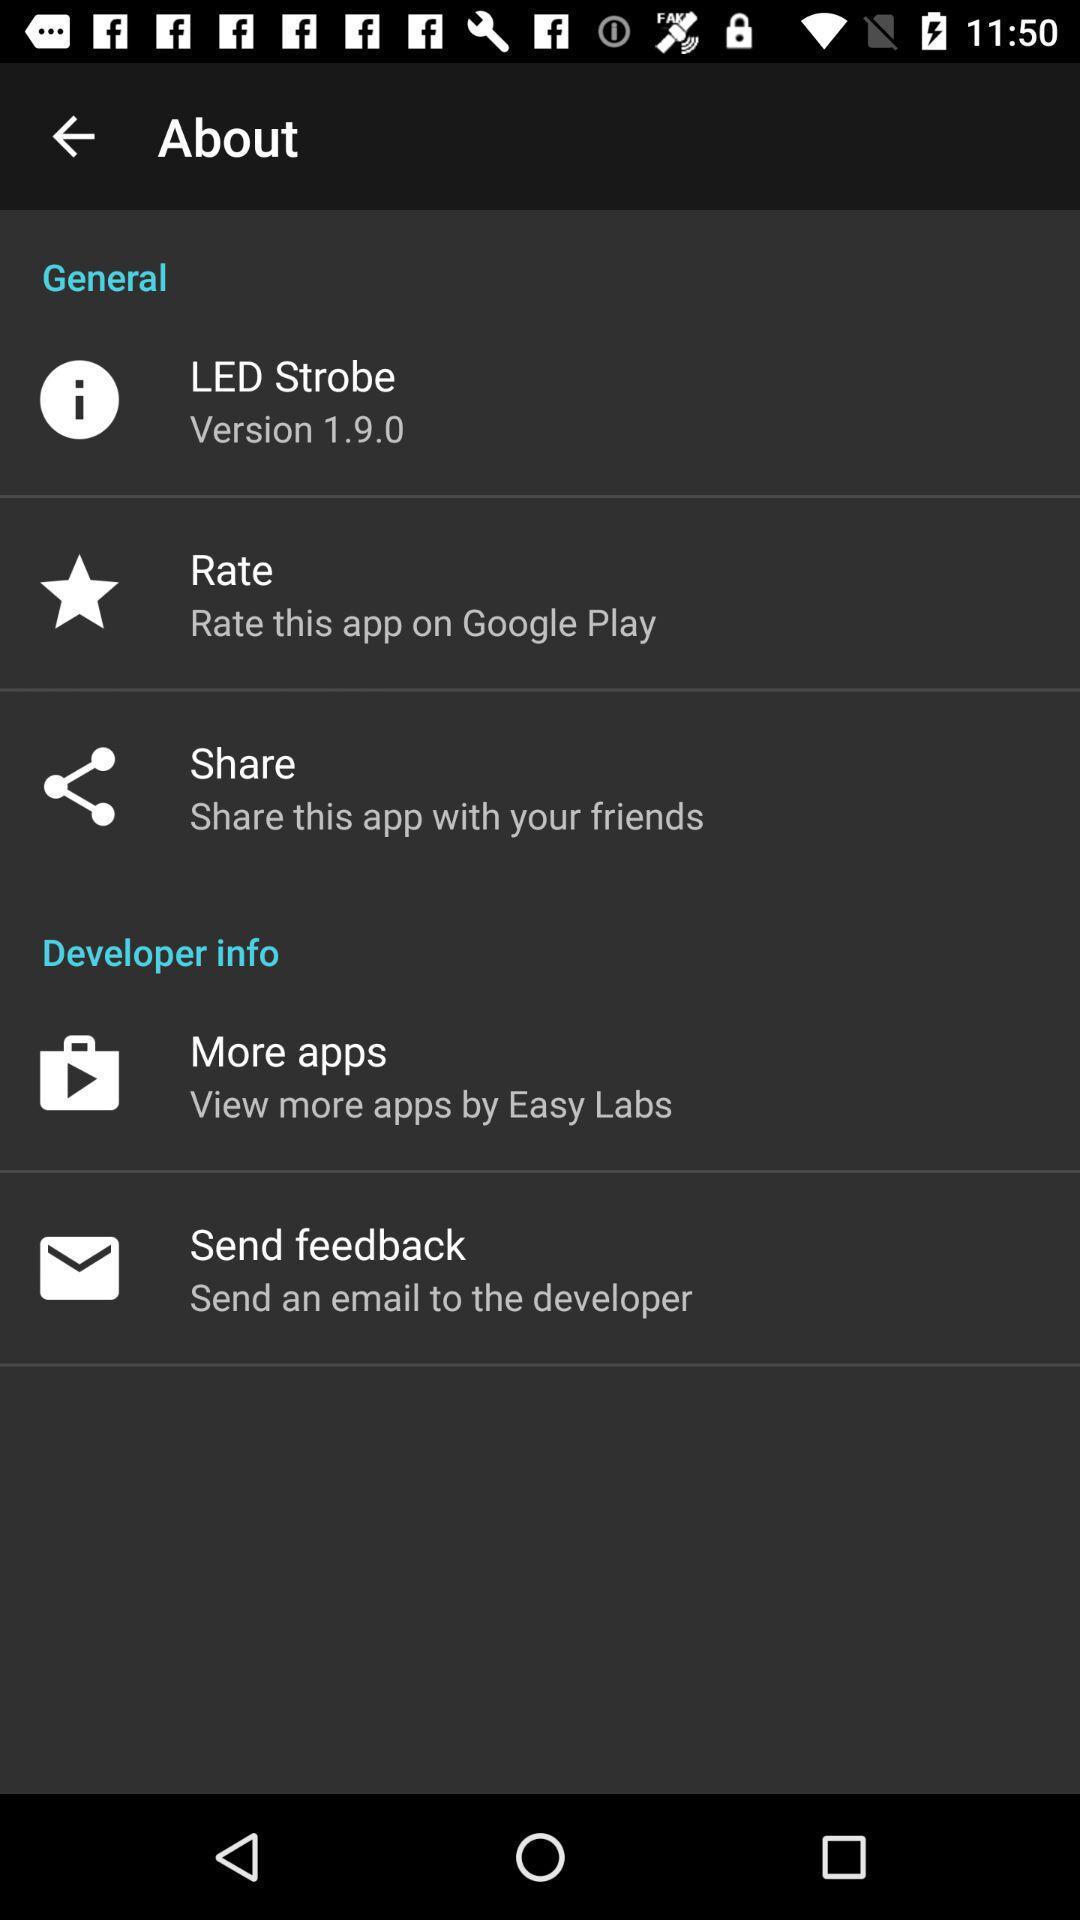 This screenshot has width=1080, height=1920. Describe the element at coordinates (540, 929) in the screenshot. I see `the developer info item` at that location.